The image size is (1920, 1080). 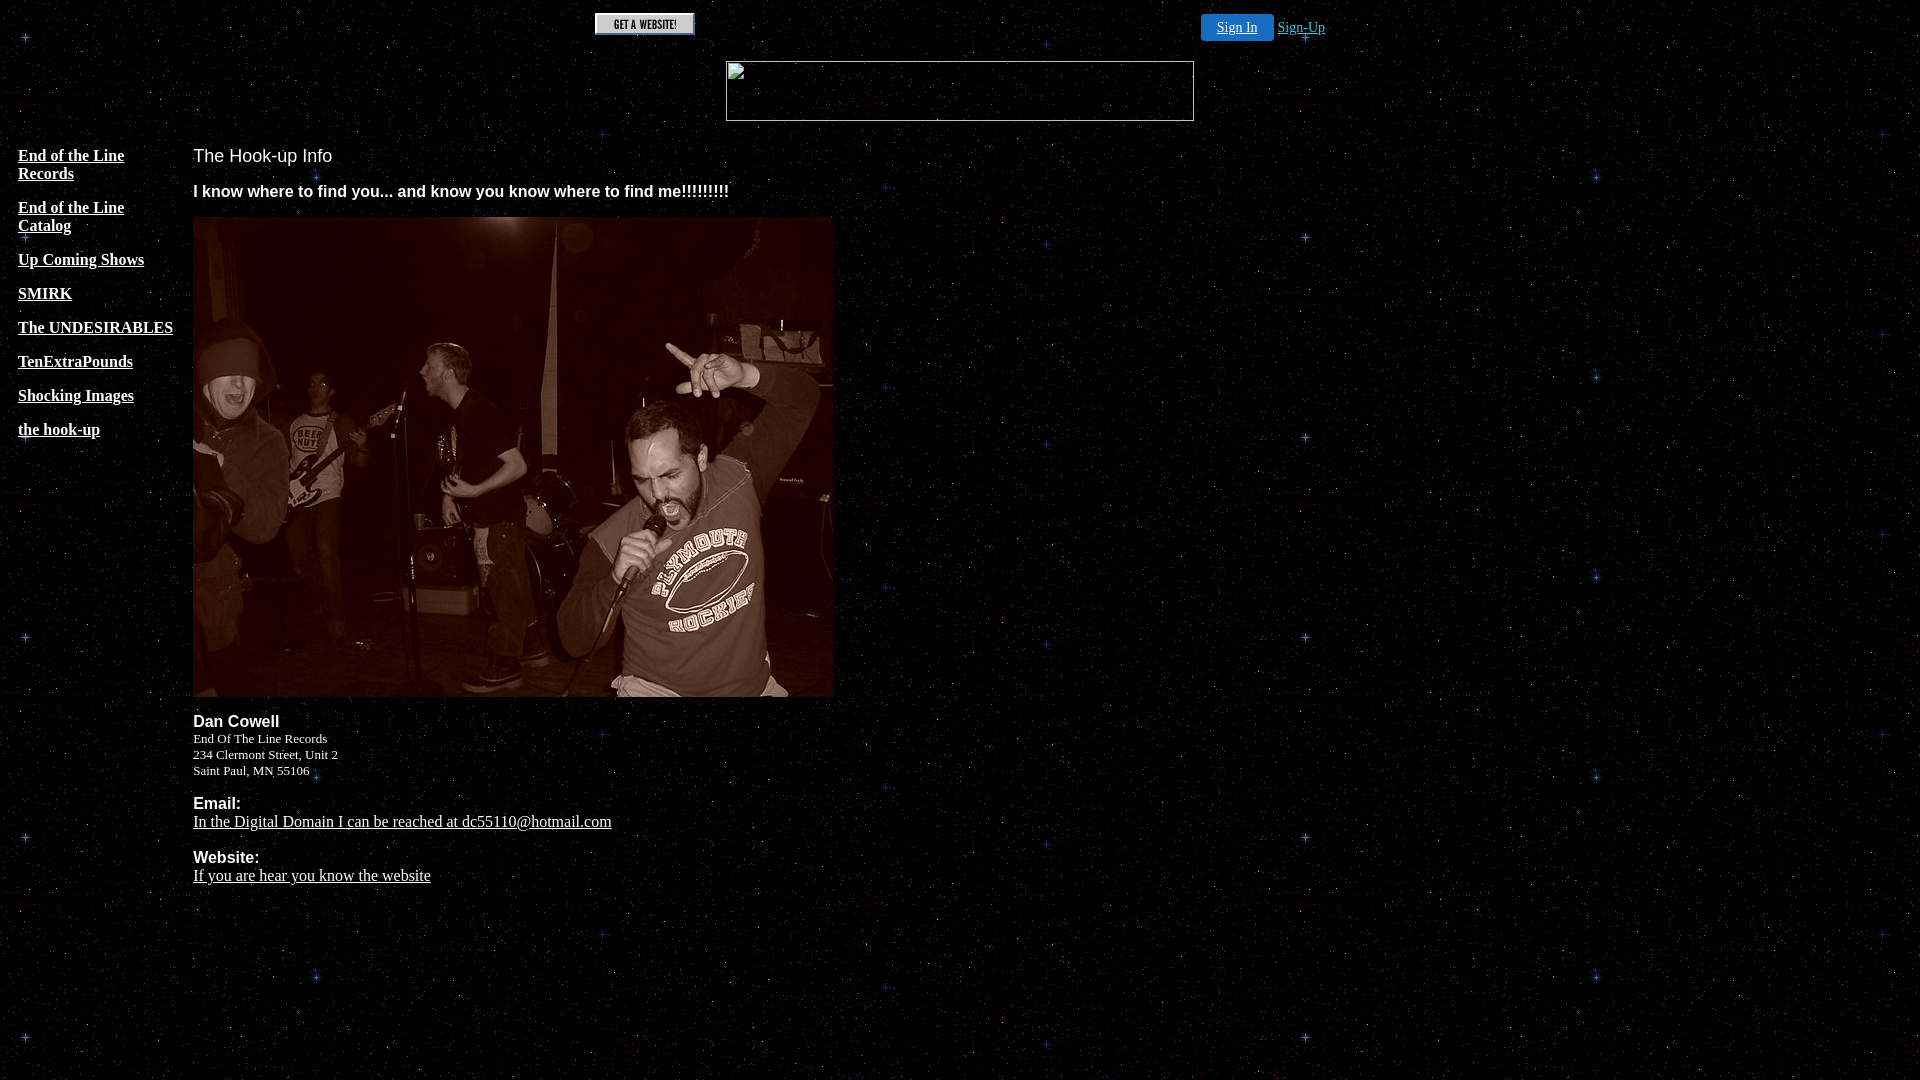 What do you see at coordinates (1236, 27) in the screenshot?
I see `'Sign In'` at bounding box center [1236, 27].